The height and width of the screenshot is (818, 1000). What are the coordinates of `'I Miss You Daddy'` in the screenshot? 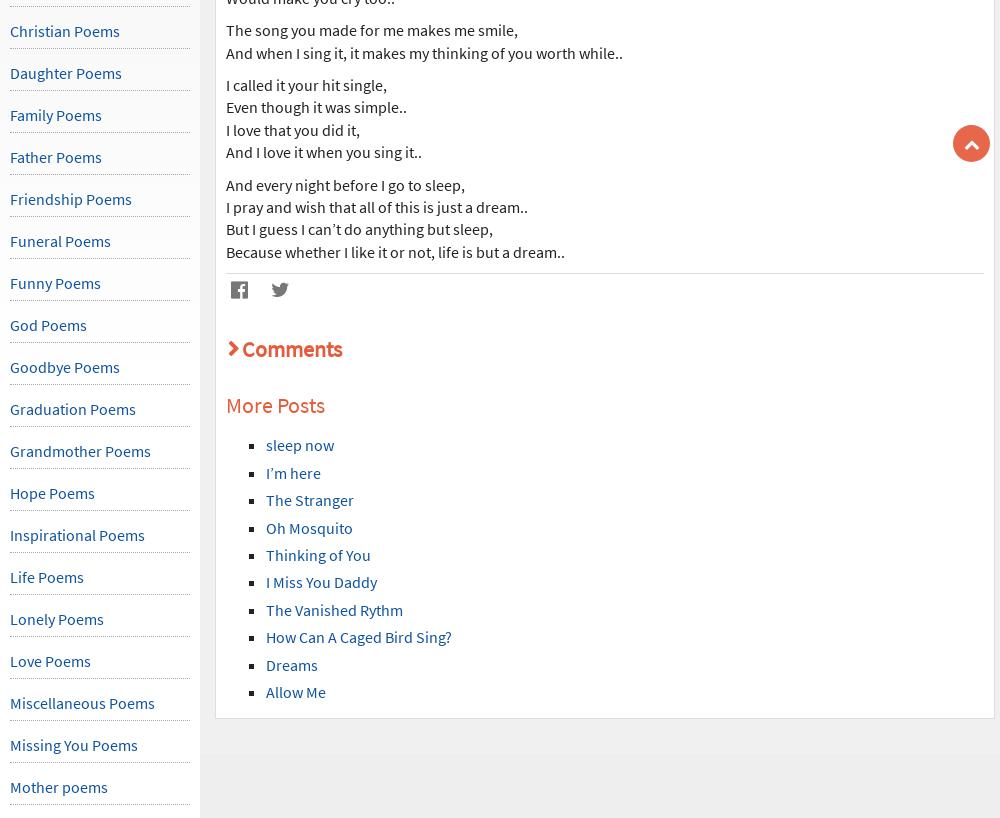 It's located at (320, 581).